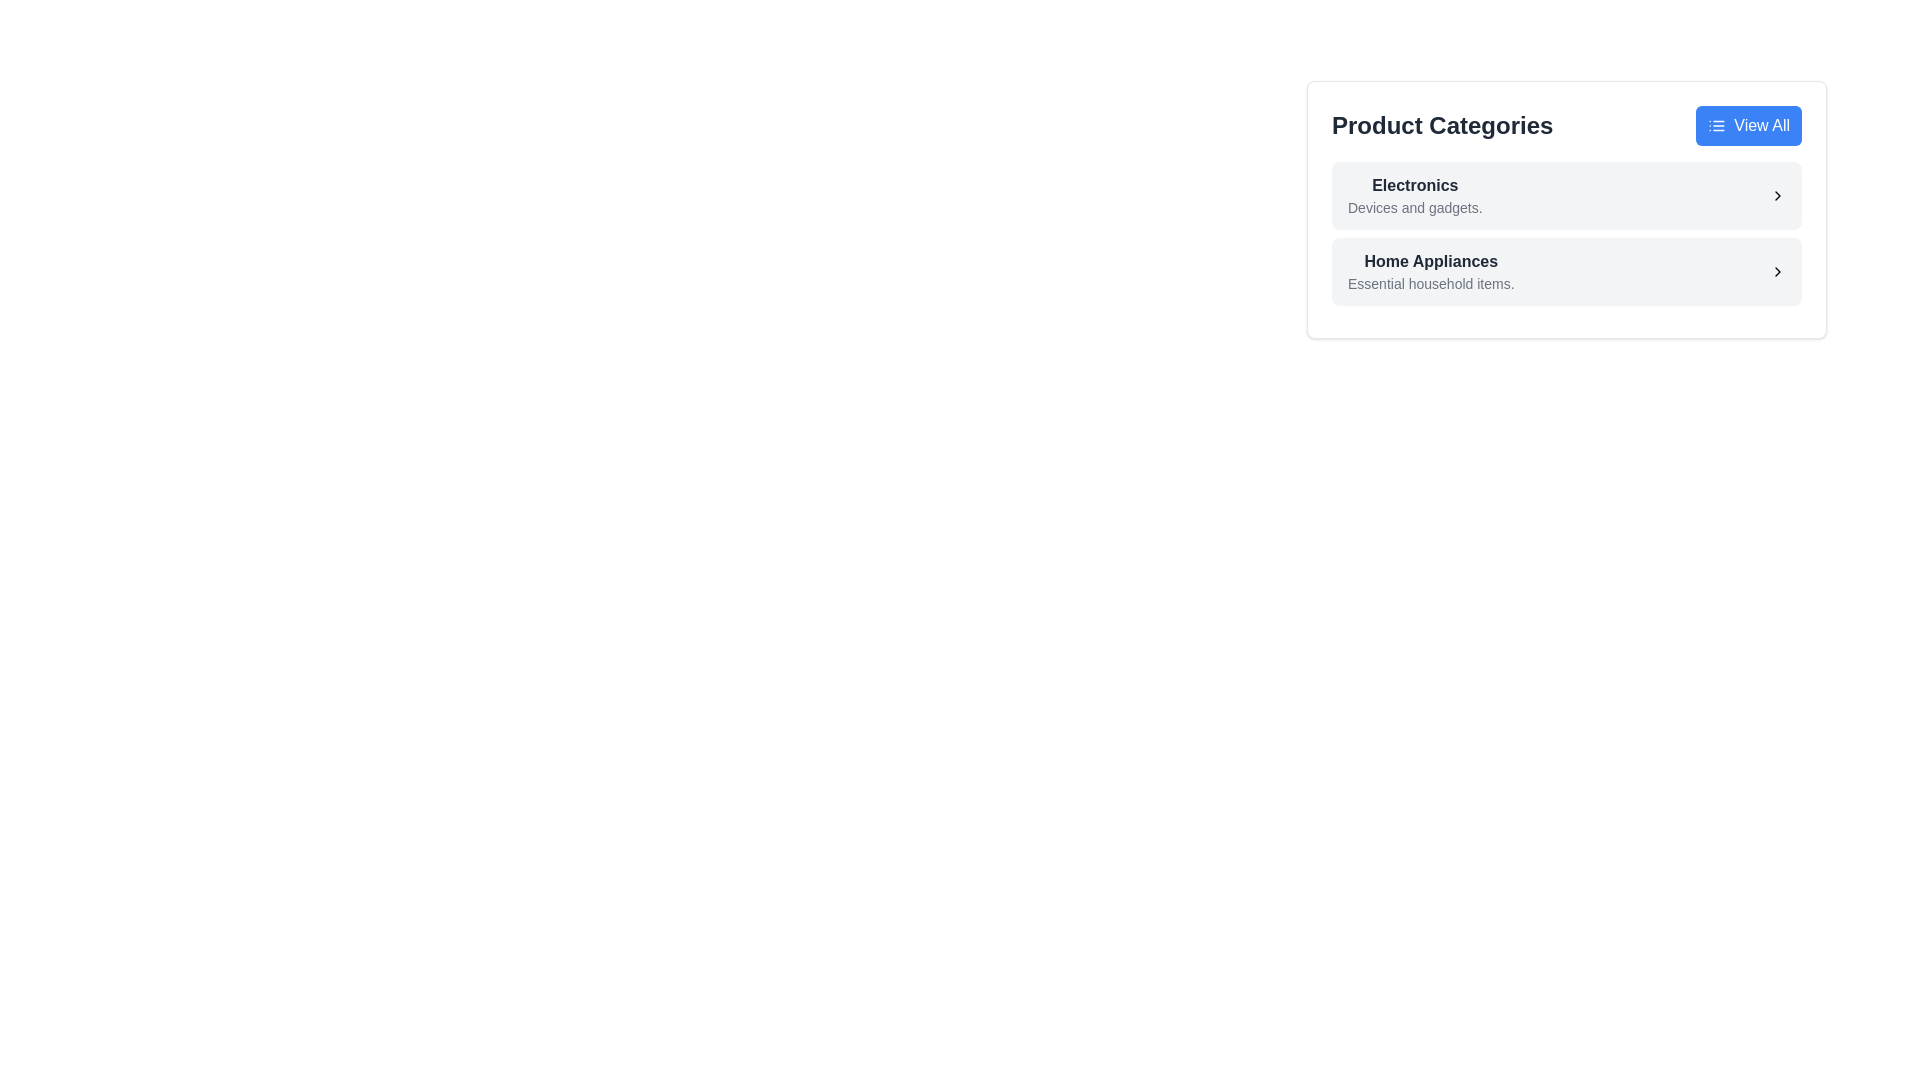  I want to click on the 'Home Appliances' category list item, which is the second item in the vertical list of product categories, positioned below 'Electronics' and above the rightward arrow icon, so click(1430, 272).